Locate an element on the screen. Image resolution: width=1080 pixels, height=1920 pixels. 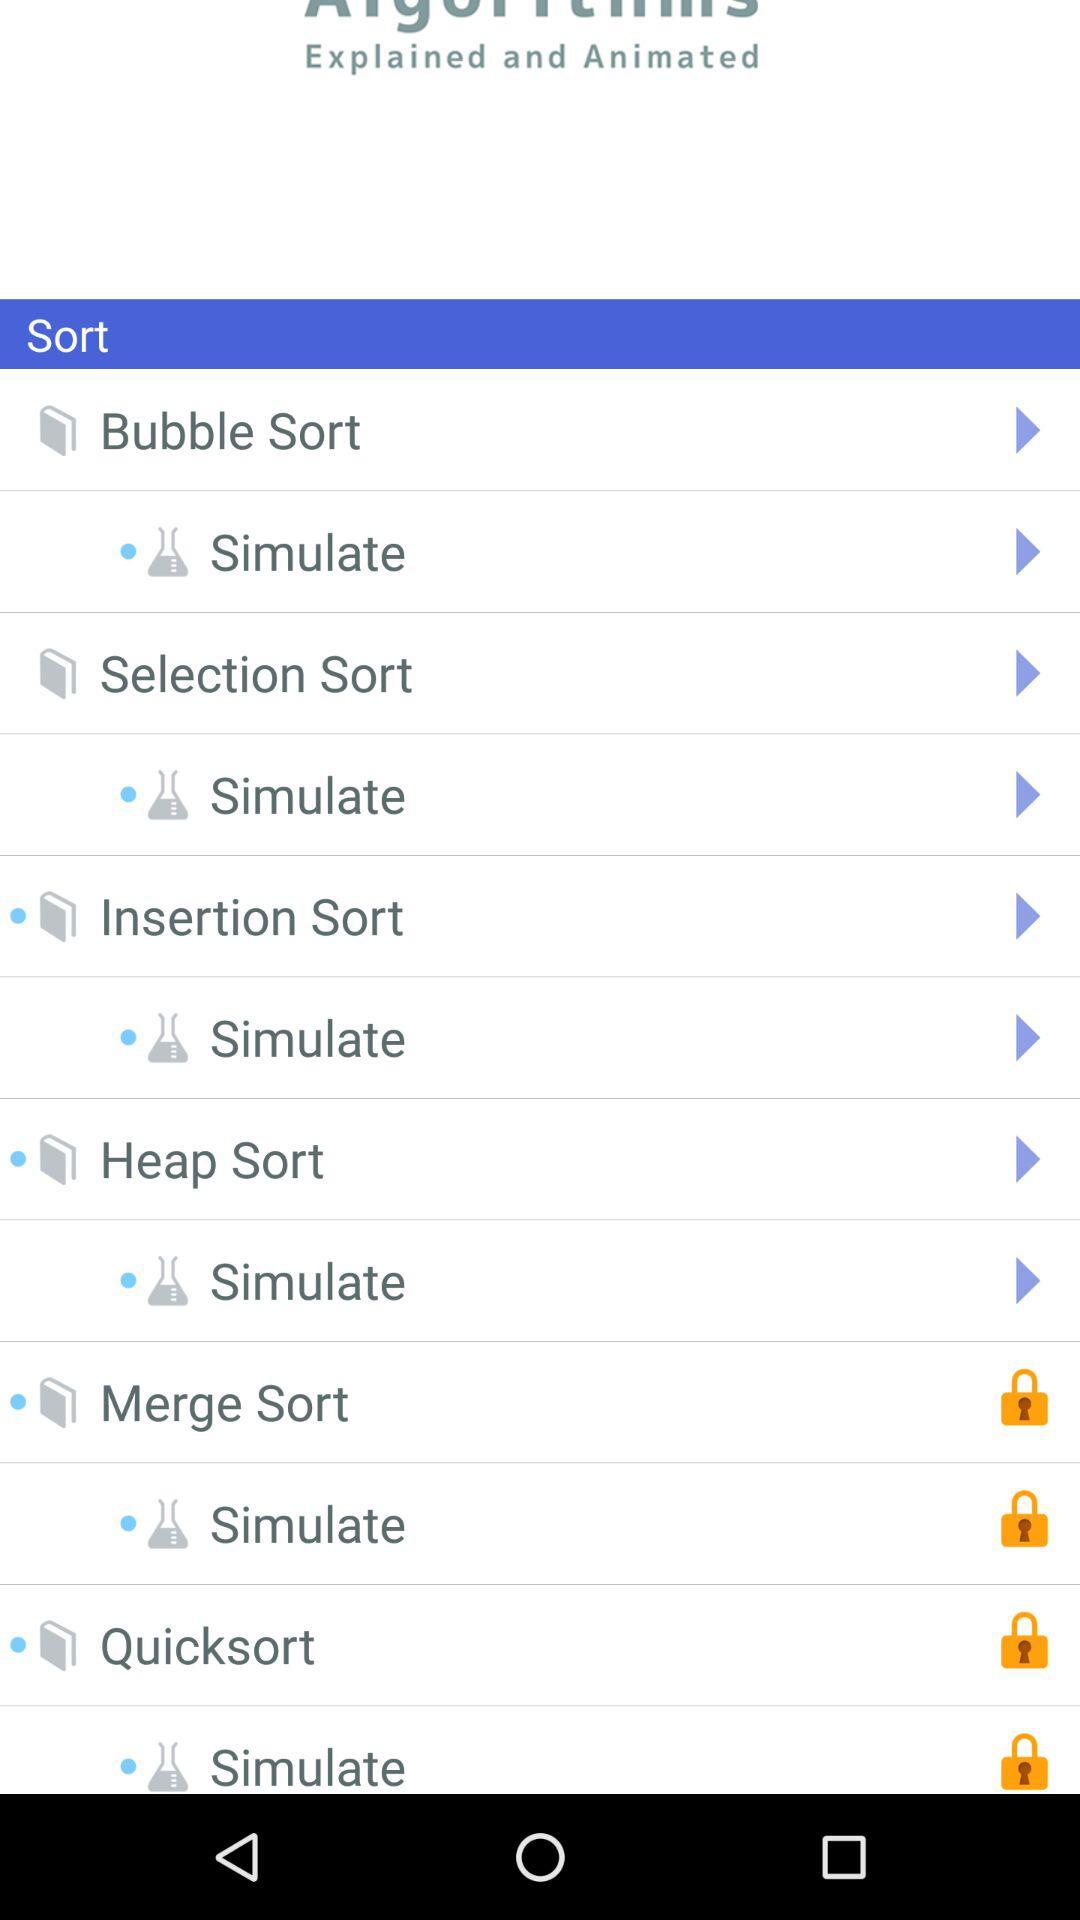
the item at the top is located at coordinates (540, 148).